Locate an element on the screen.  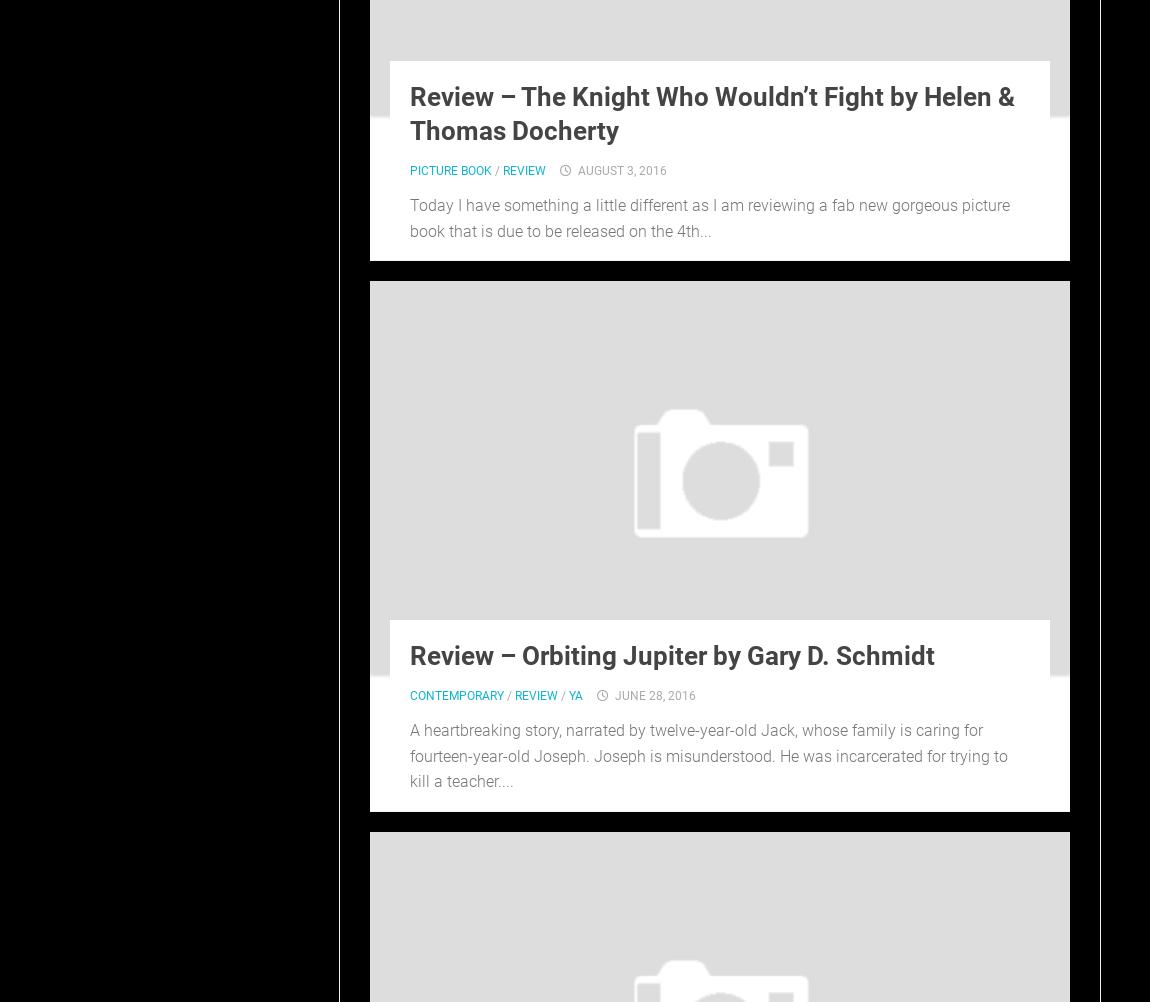
'Review – Orbiting Jupiter by Gary D. Schmidt' is located at coordinates (671, 655).